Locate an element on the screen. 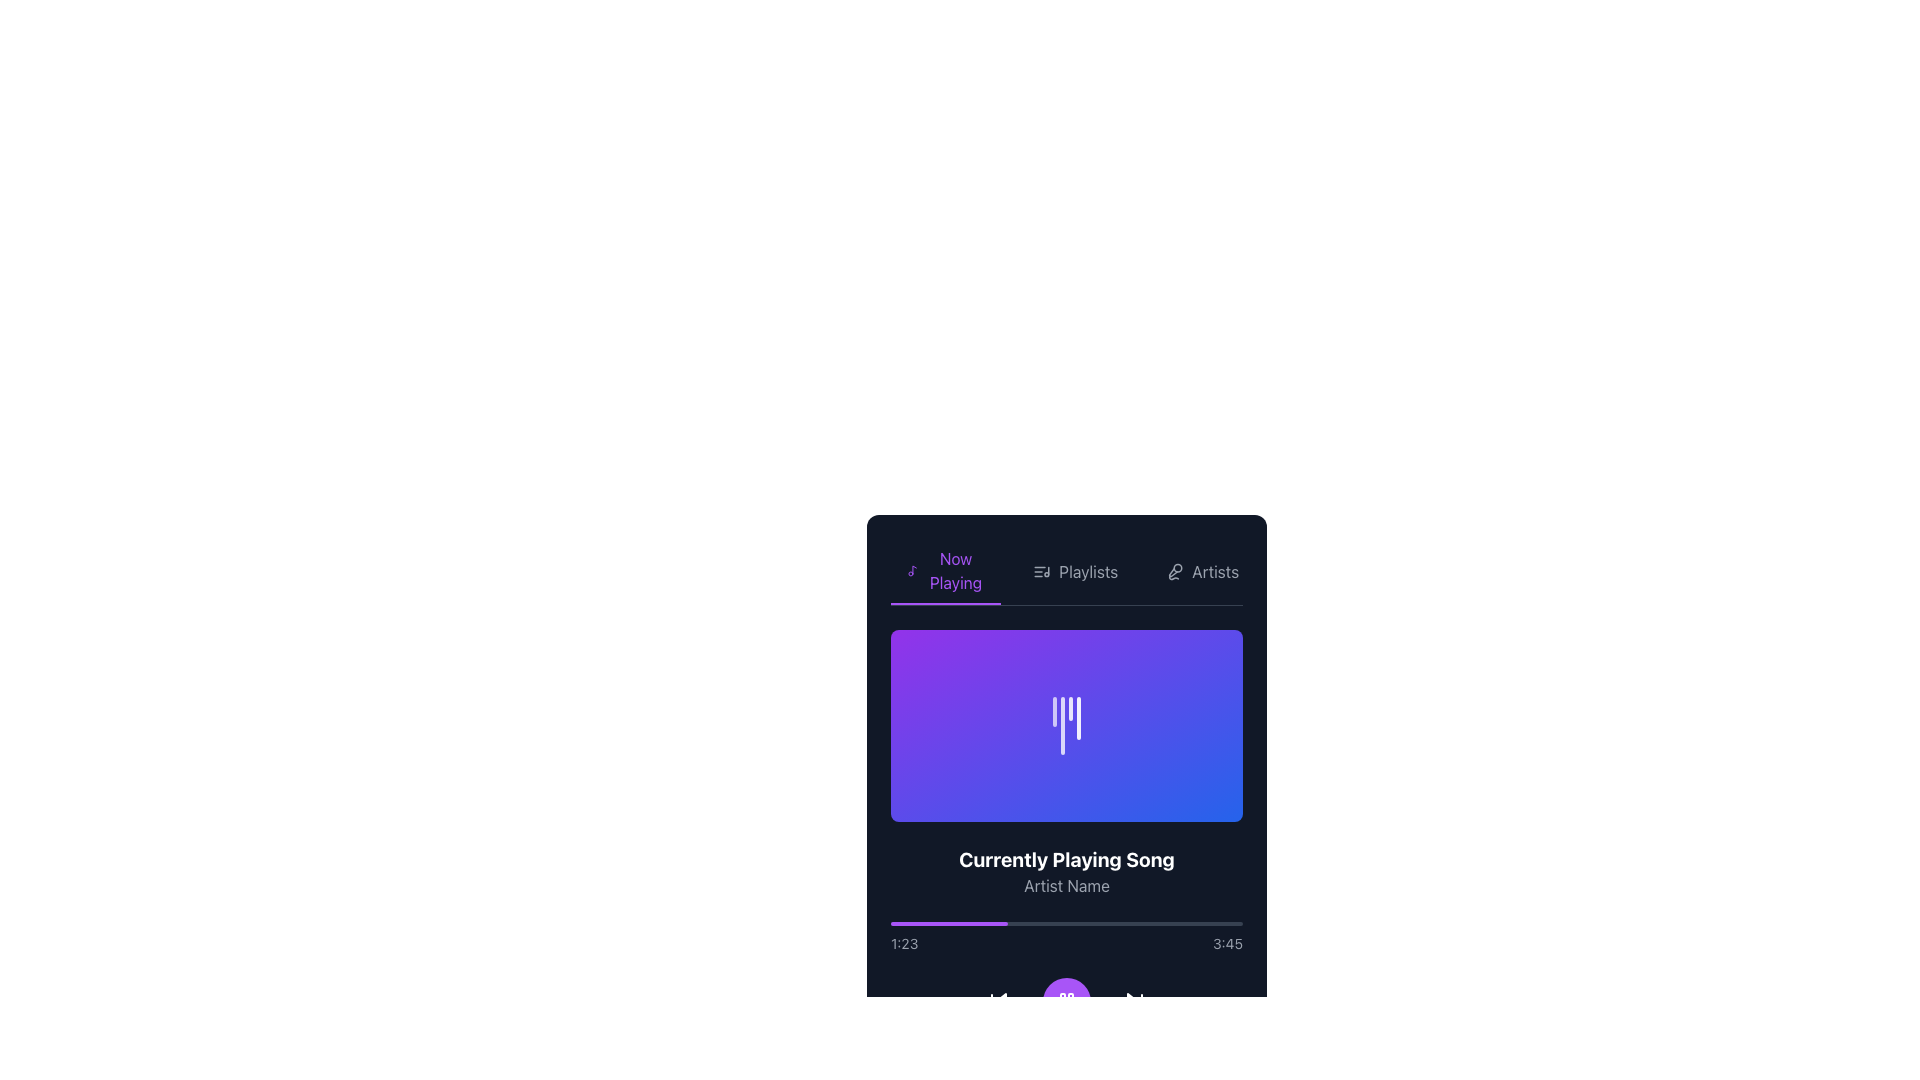 This screenshot has width=1920, height=1080. the progress bar located below the 'Currently Playing Song' section to change the playback position is located at coordinates (1065, 937).